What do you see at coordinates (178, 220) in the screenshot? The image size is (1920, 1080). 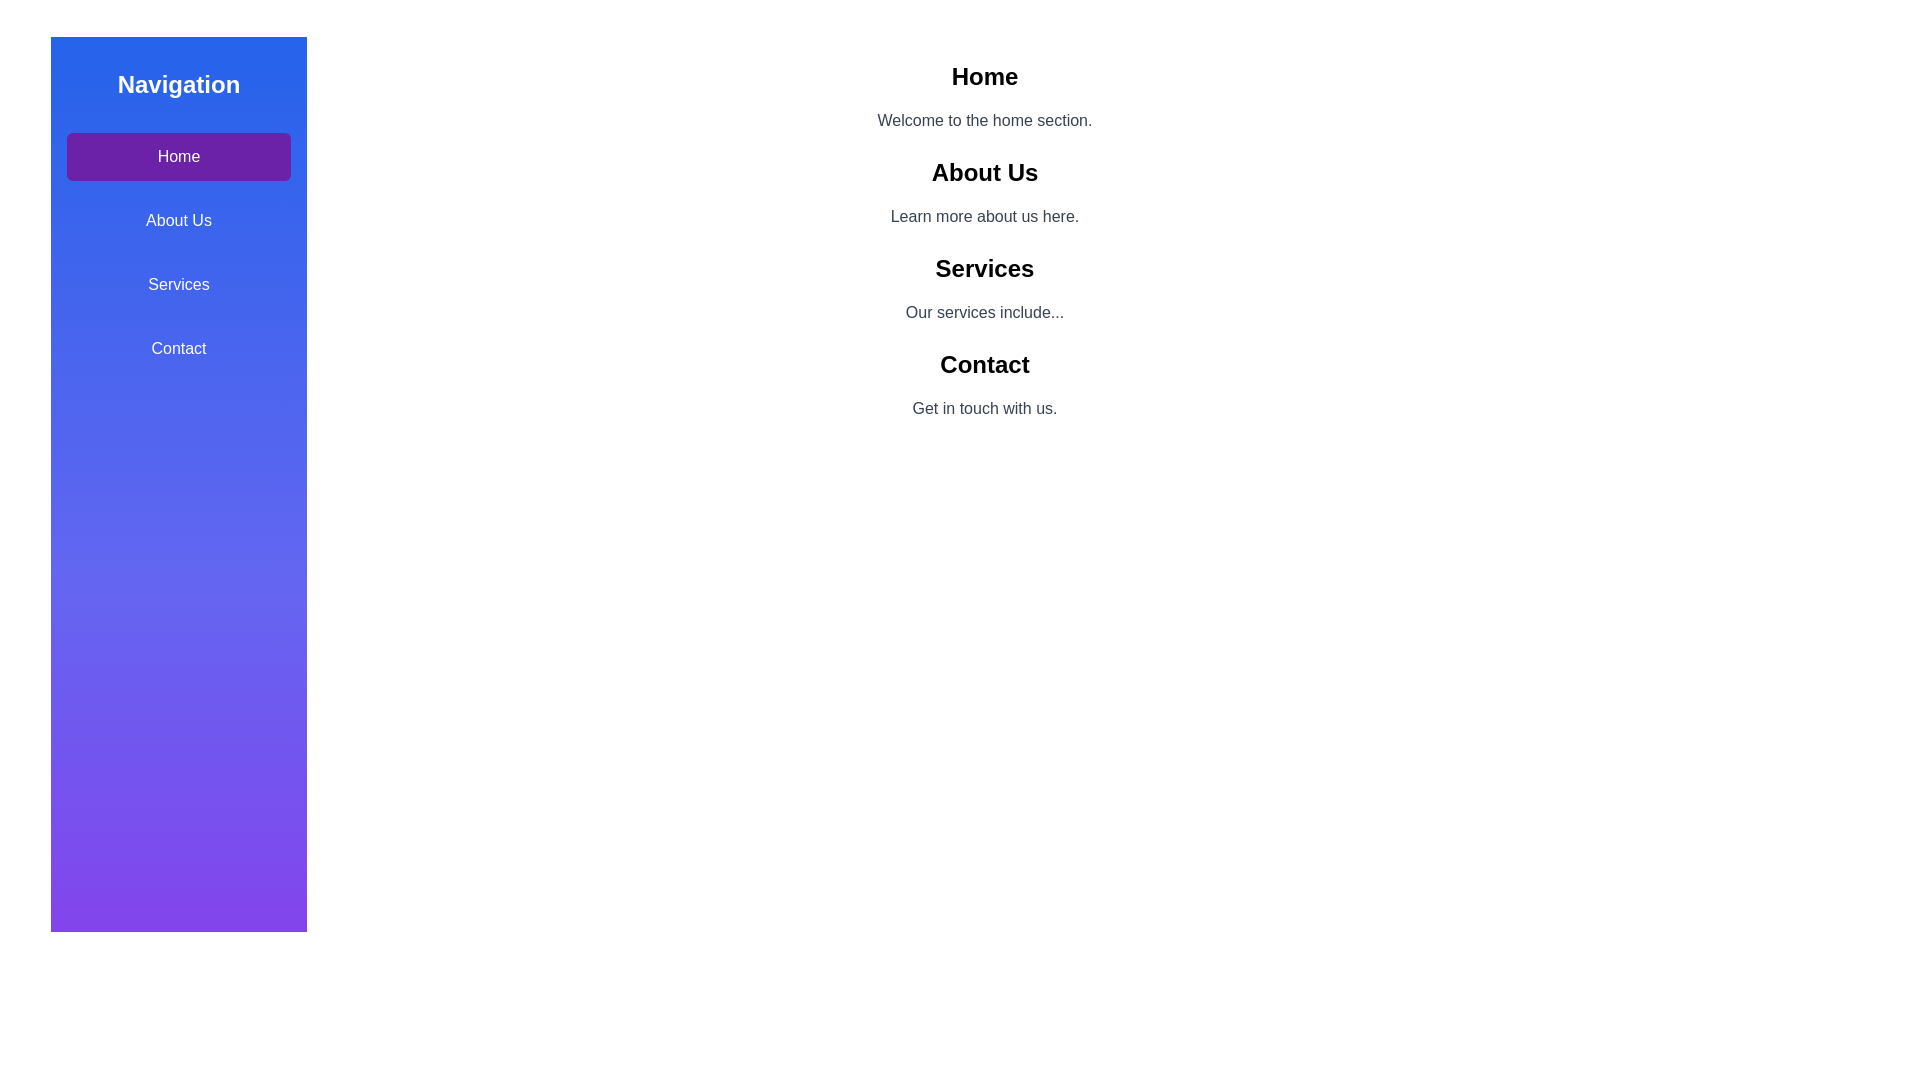 I see `the 'About Us' navigation link, which is the second element in the vertically stacked navigation menu, to redirect users to the corresponding section` at bounding box center [178, 220].